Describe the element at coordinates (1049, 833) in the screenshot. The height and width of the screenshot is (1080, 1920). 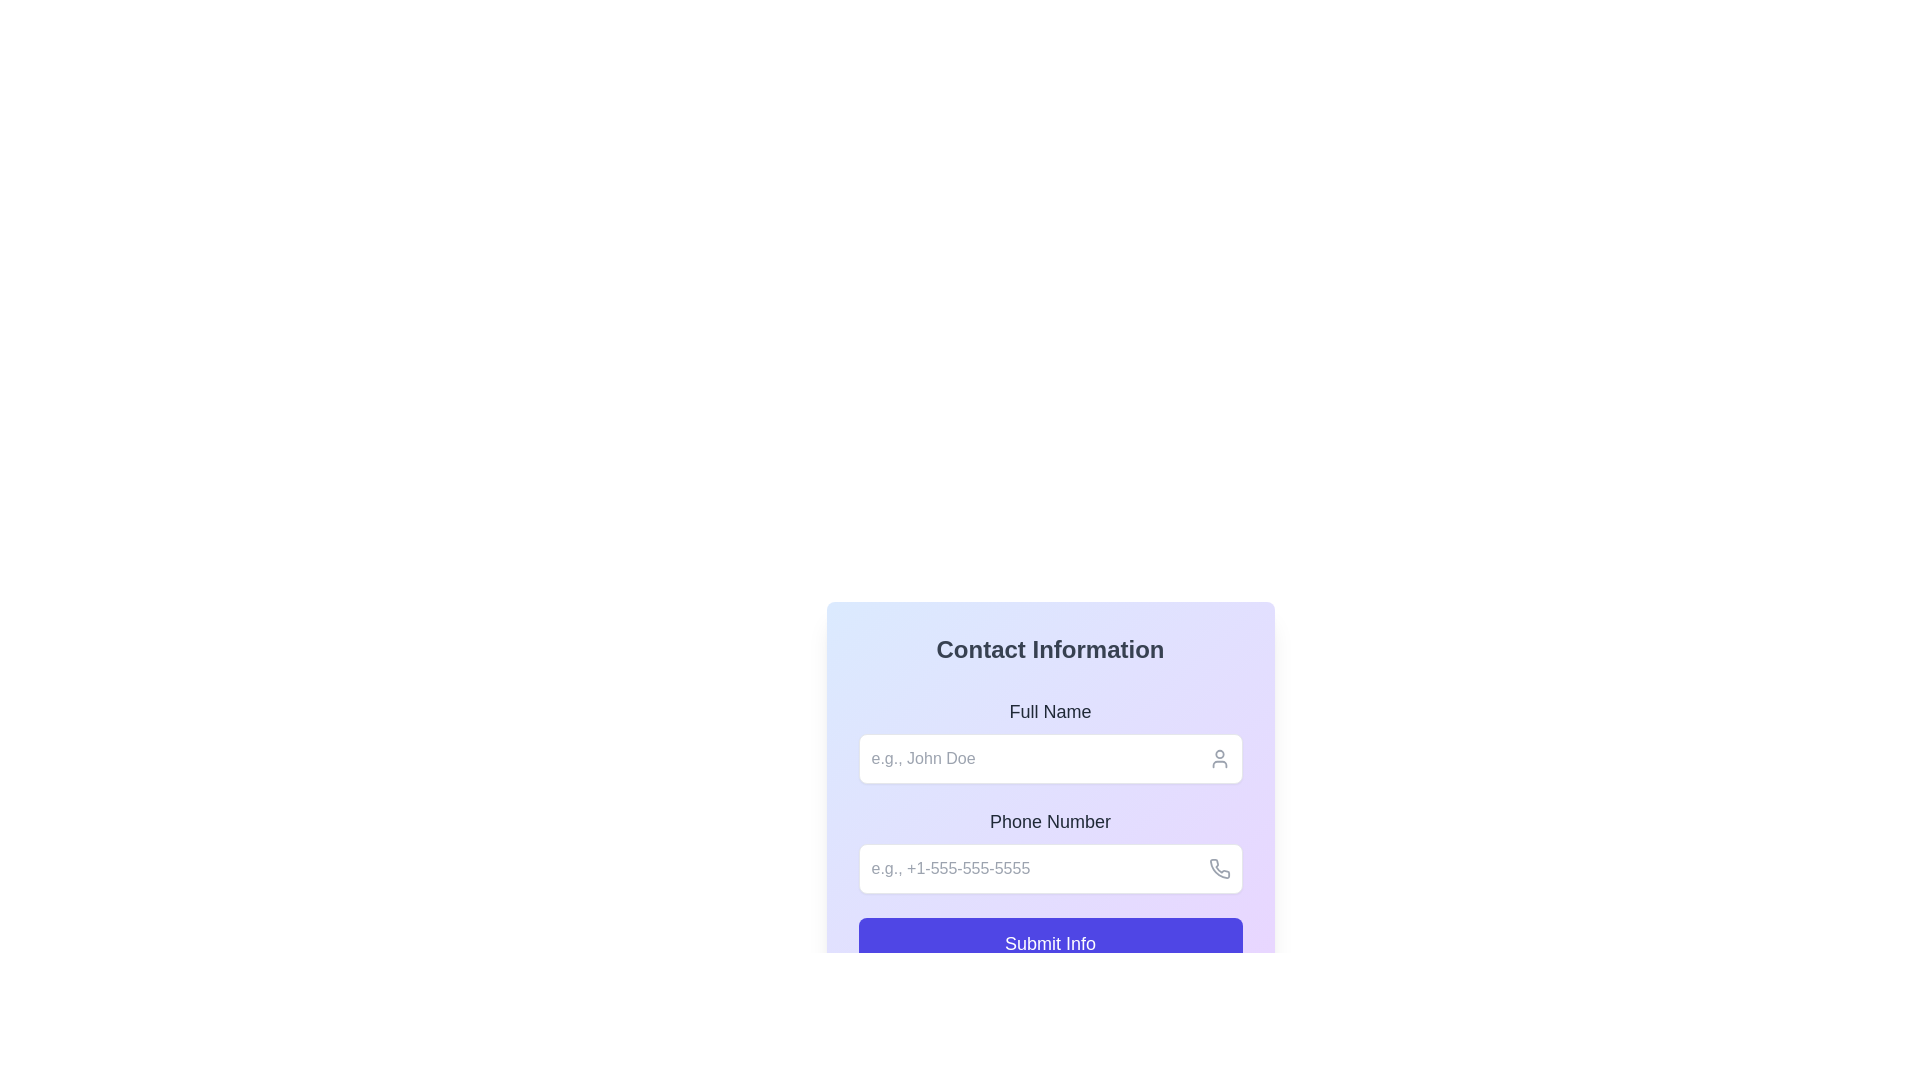
I see `the input field located in the 'Contact Information' section, which has a gradient background and is positioned below the full name input and above the 'Submit Info' button to focus on it` at that location.